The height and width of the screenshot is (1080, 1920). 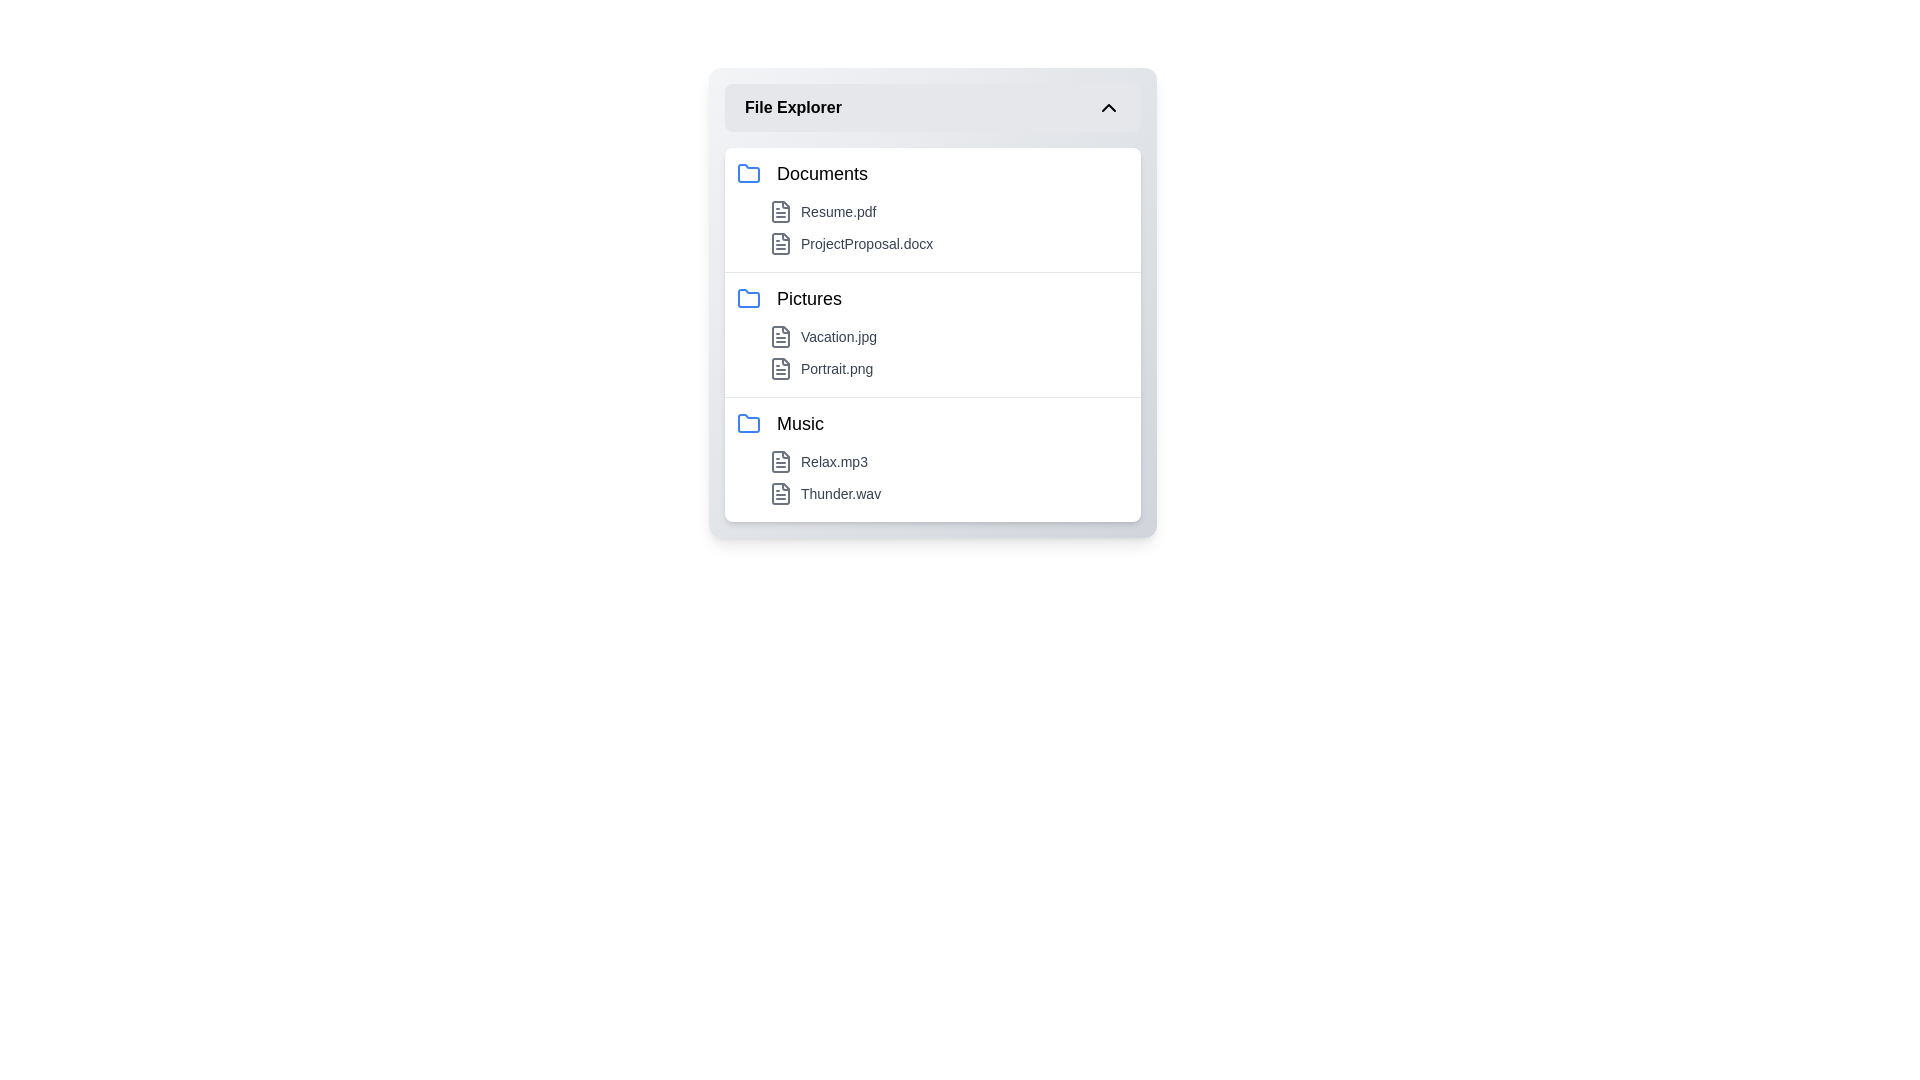 What do you see at coordinates (948, 242) in the screenshot?
I see `the file named ProjectProposal.docx to open it` at bounding box center [948, 242].